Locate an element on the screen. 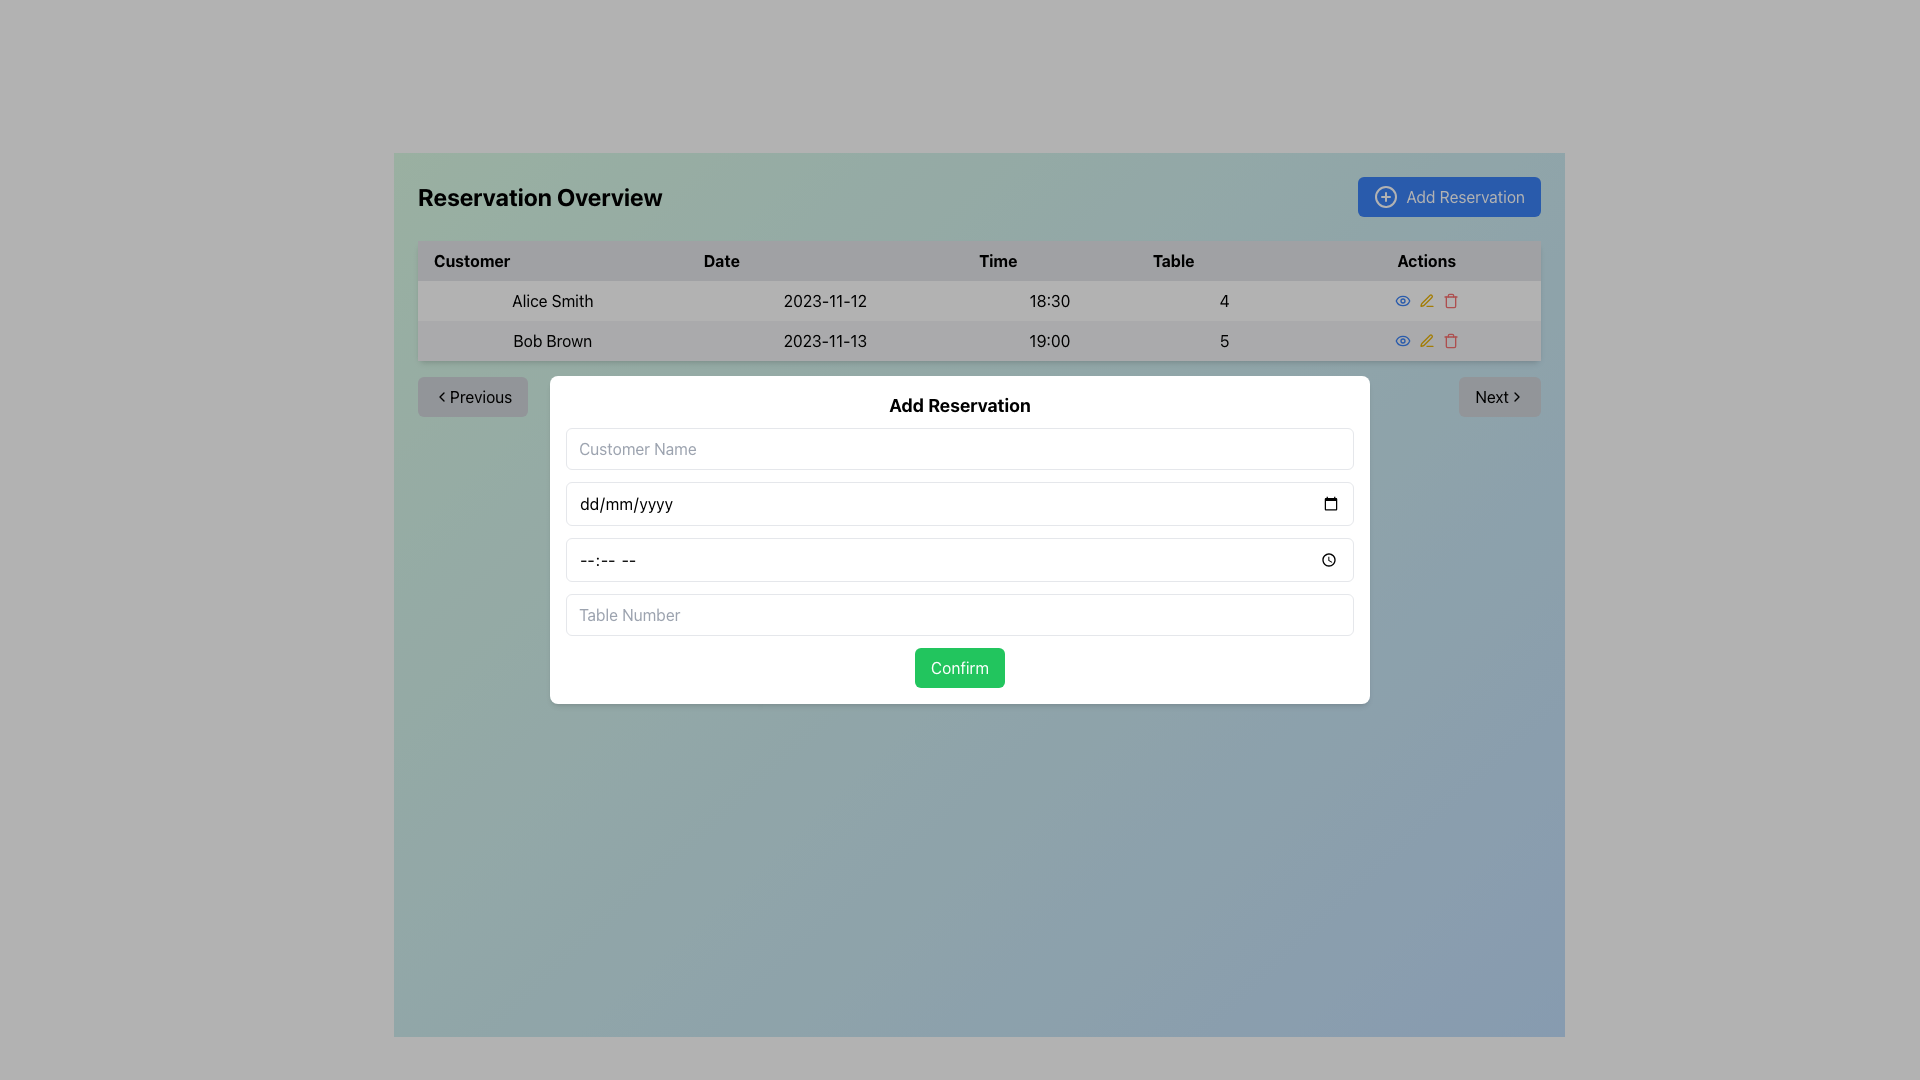 Image resolution: width=1920 pixels, height=1080 pixels. the 'Add Reservation' button, which has a blue background, white text, and is located at the top-right corner of the 'Reservation Overview' header is located at coordinates (1449, 196).